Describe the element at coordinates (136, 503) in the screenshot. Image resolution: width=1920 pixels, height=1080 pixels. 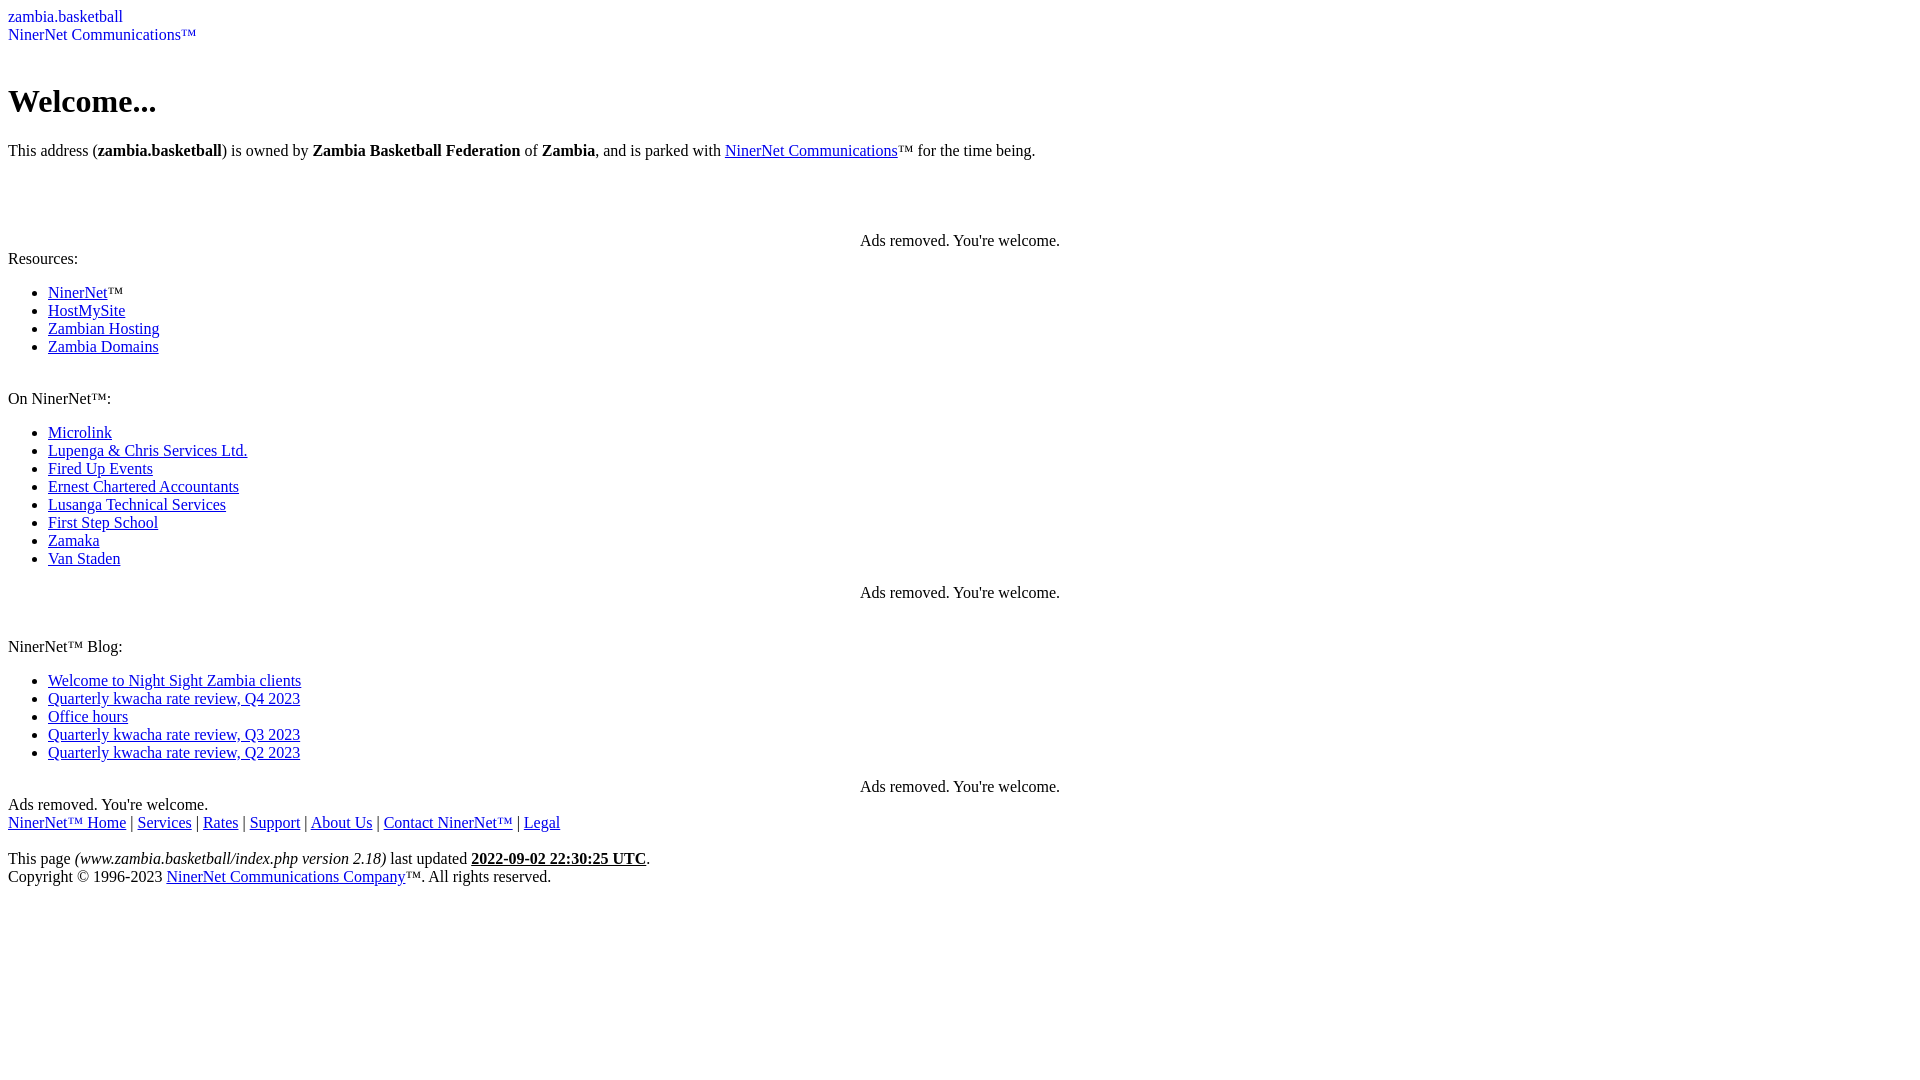
I see `'Lusanga Technical Services'` at that location.